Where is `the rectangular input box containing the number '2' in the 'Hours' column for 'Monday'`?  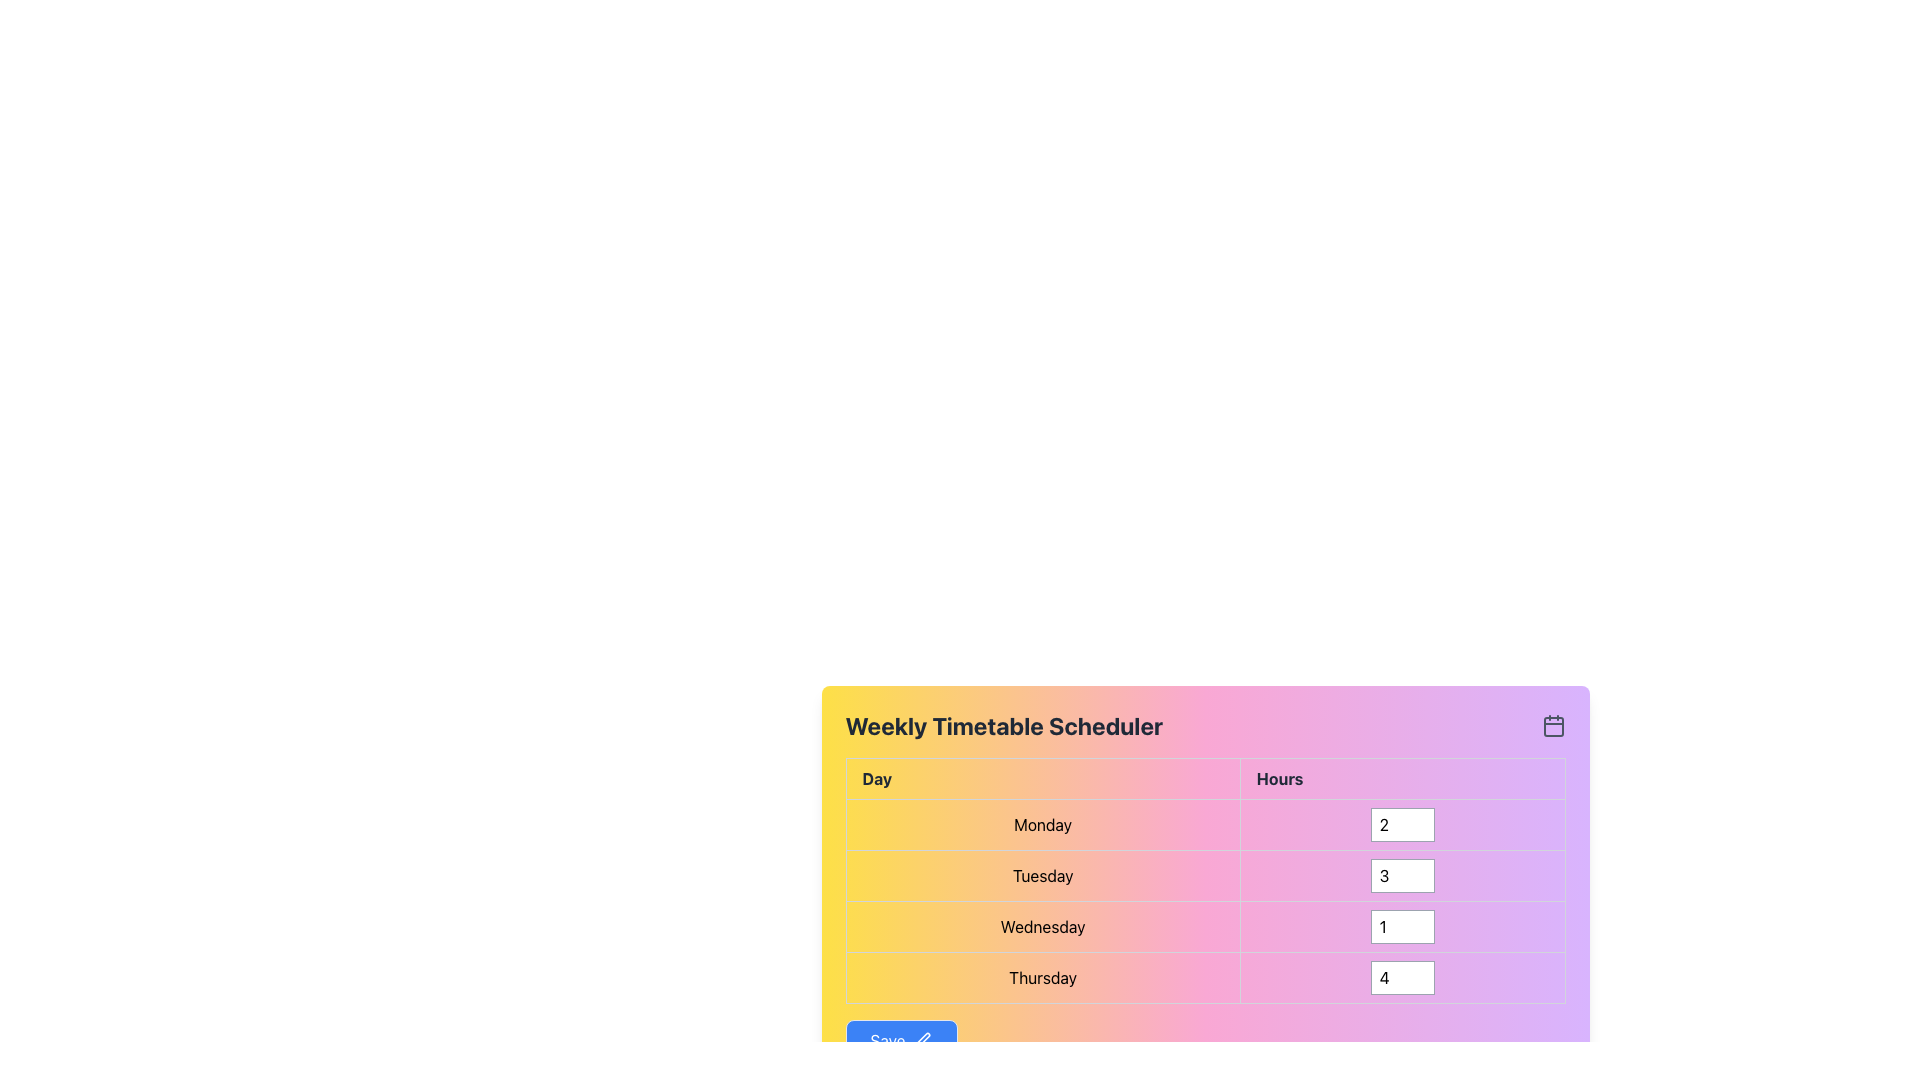 the rectangular input box containing the number '2' in the 'Hours' column for 'Monday' is located at coordinates (1401, 825).